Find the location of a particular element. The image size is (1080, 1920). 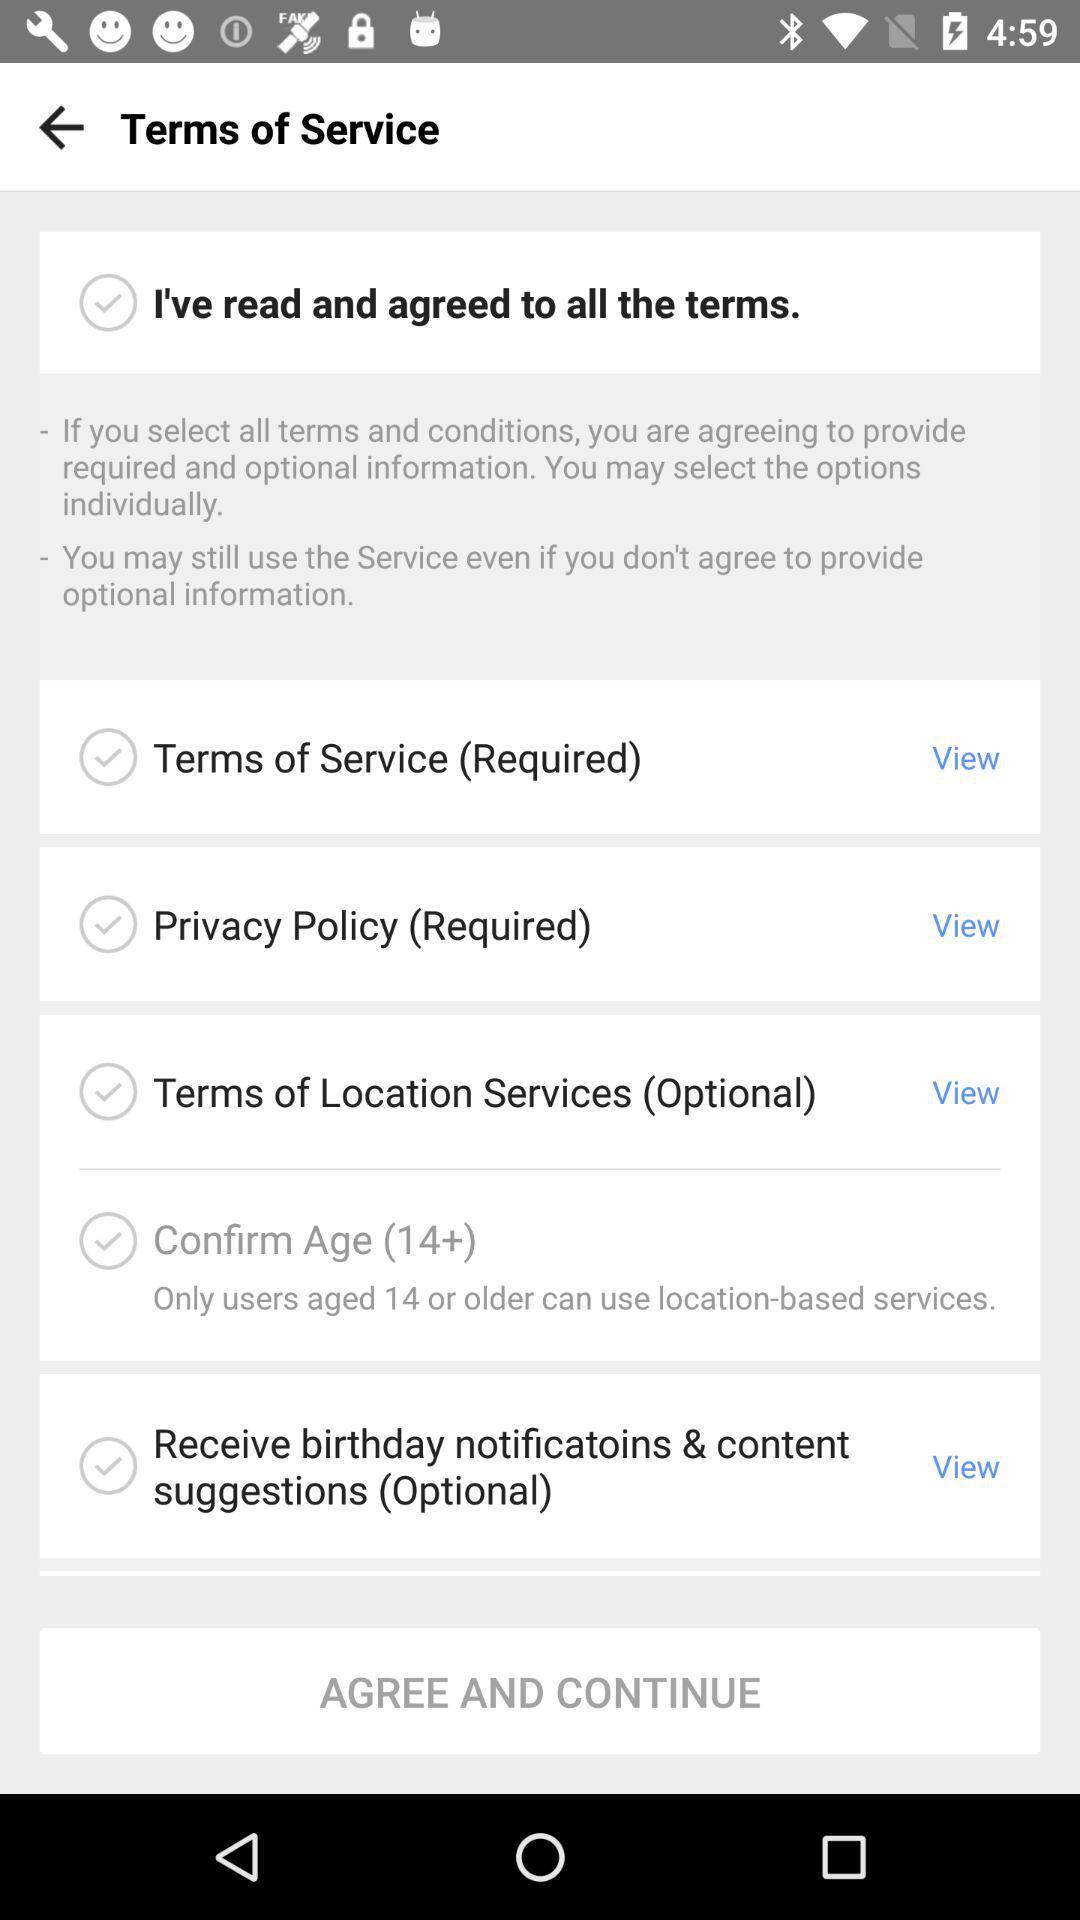

the option pointing agreed terms and conditions is located at coordinates (108, 301).